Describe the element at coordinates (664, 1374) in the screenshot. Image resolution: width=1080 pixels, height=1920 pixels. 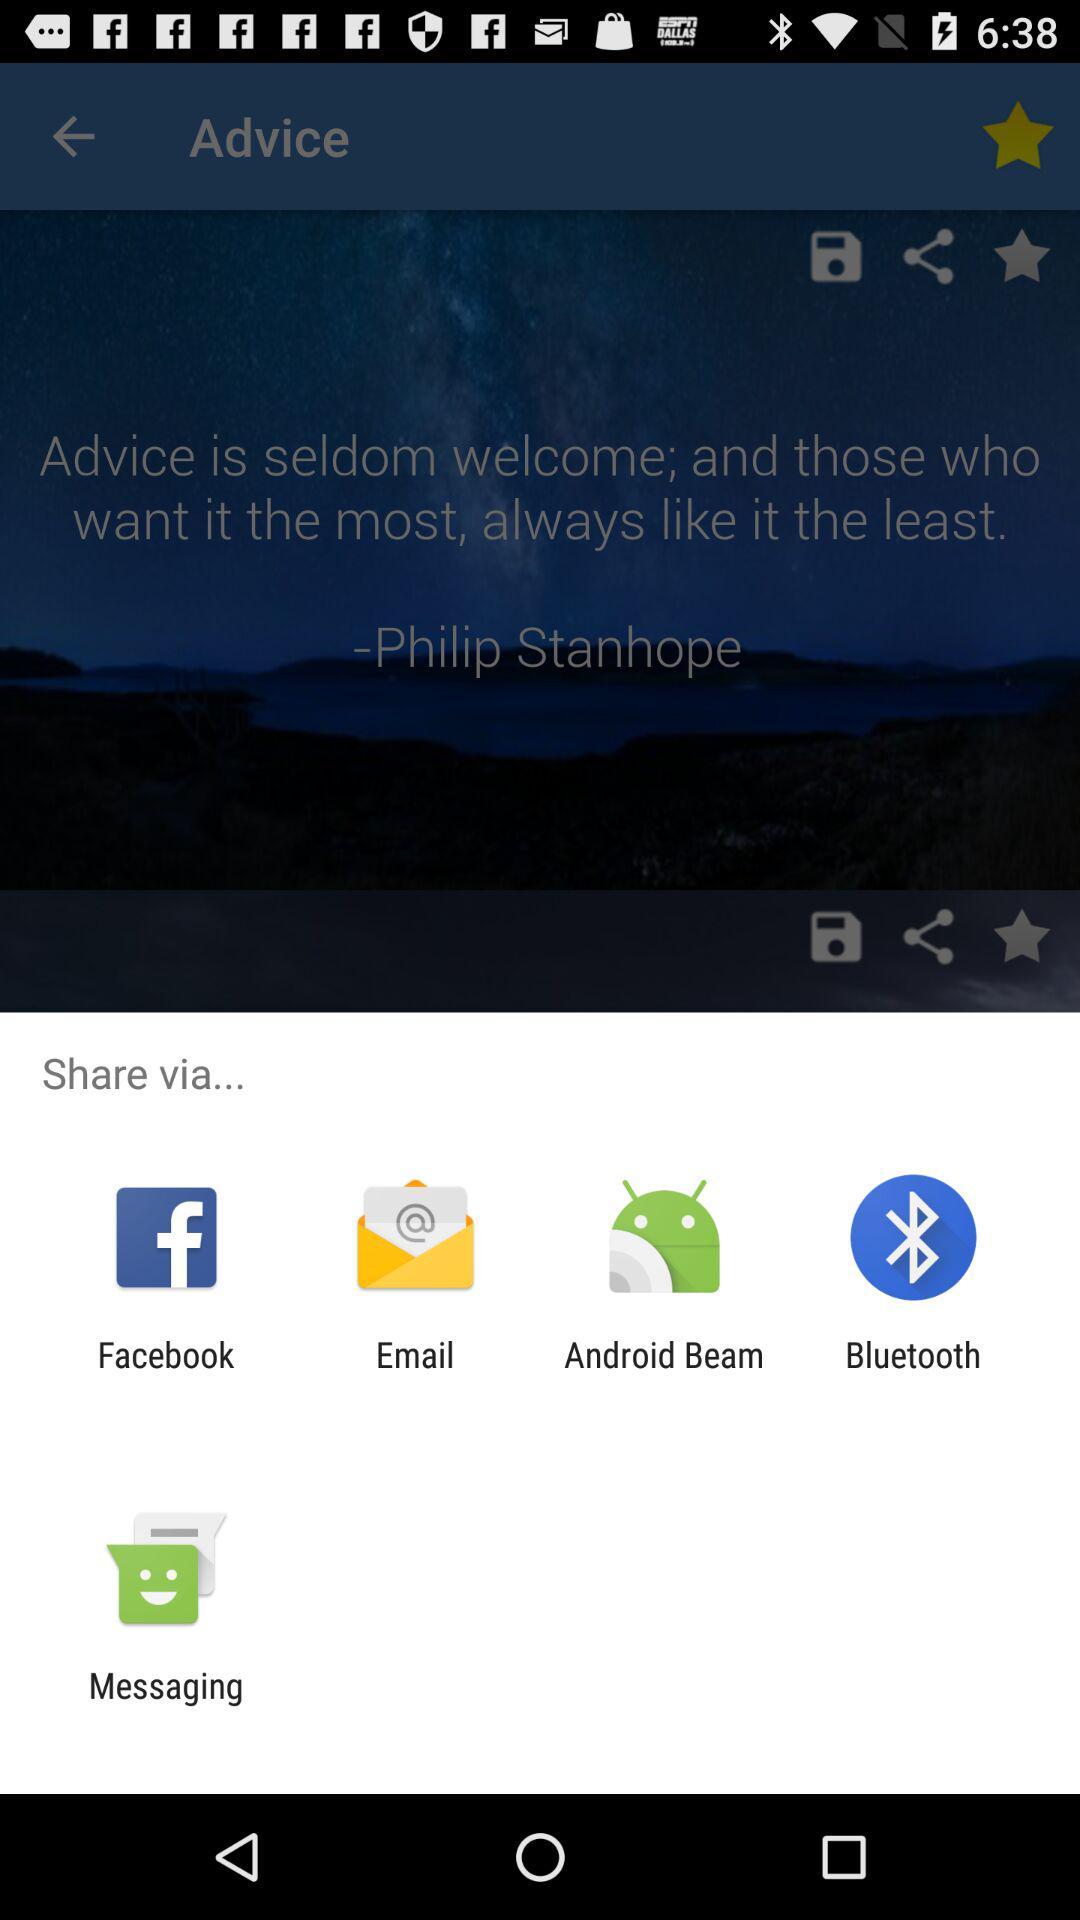
I see `the app to the left of bluetooth app` at that location.